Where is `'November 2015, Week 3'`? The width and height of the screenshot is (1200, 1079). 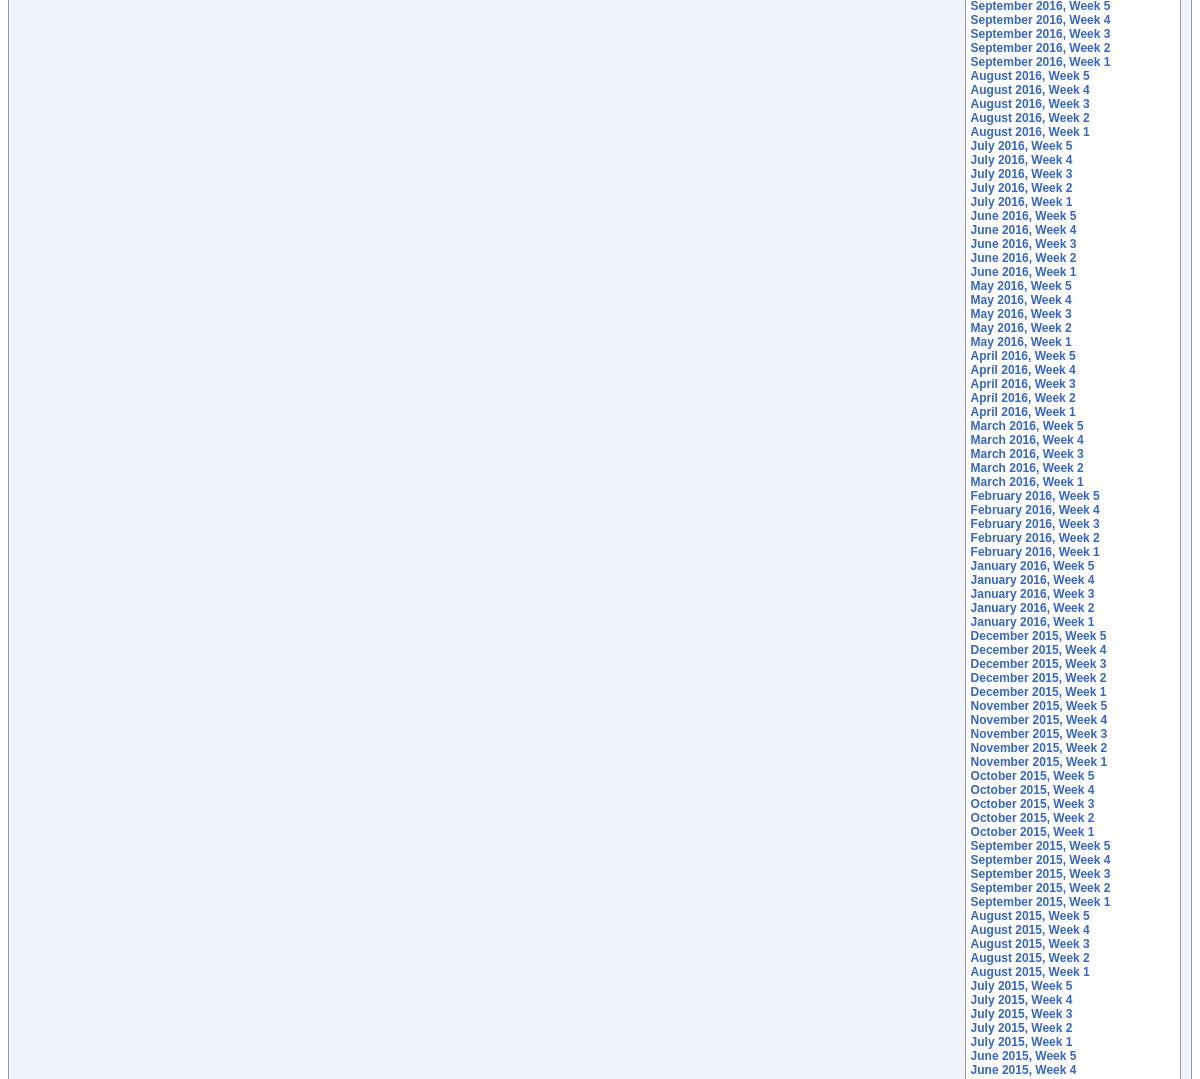 'November 2015, Week 3' is located at coordinates (1038, 733).